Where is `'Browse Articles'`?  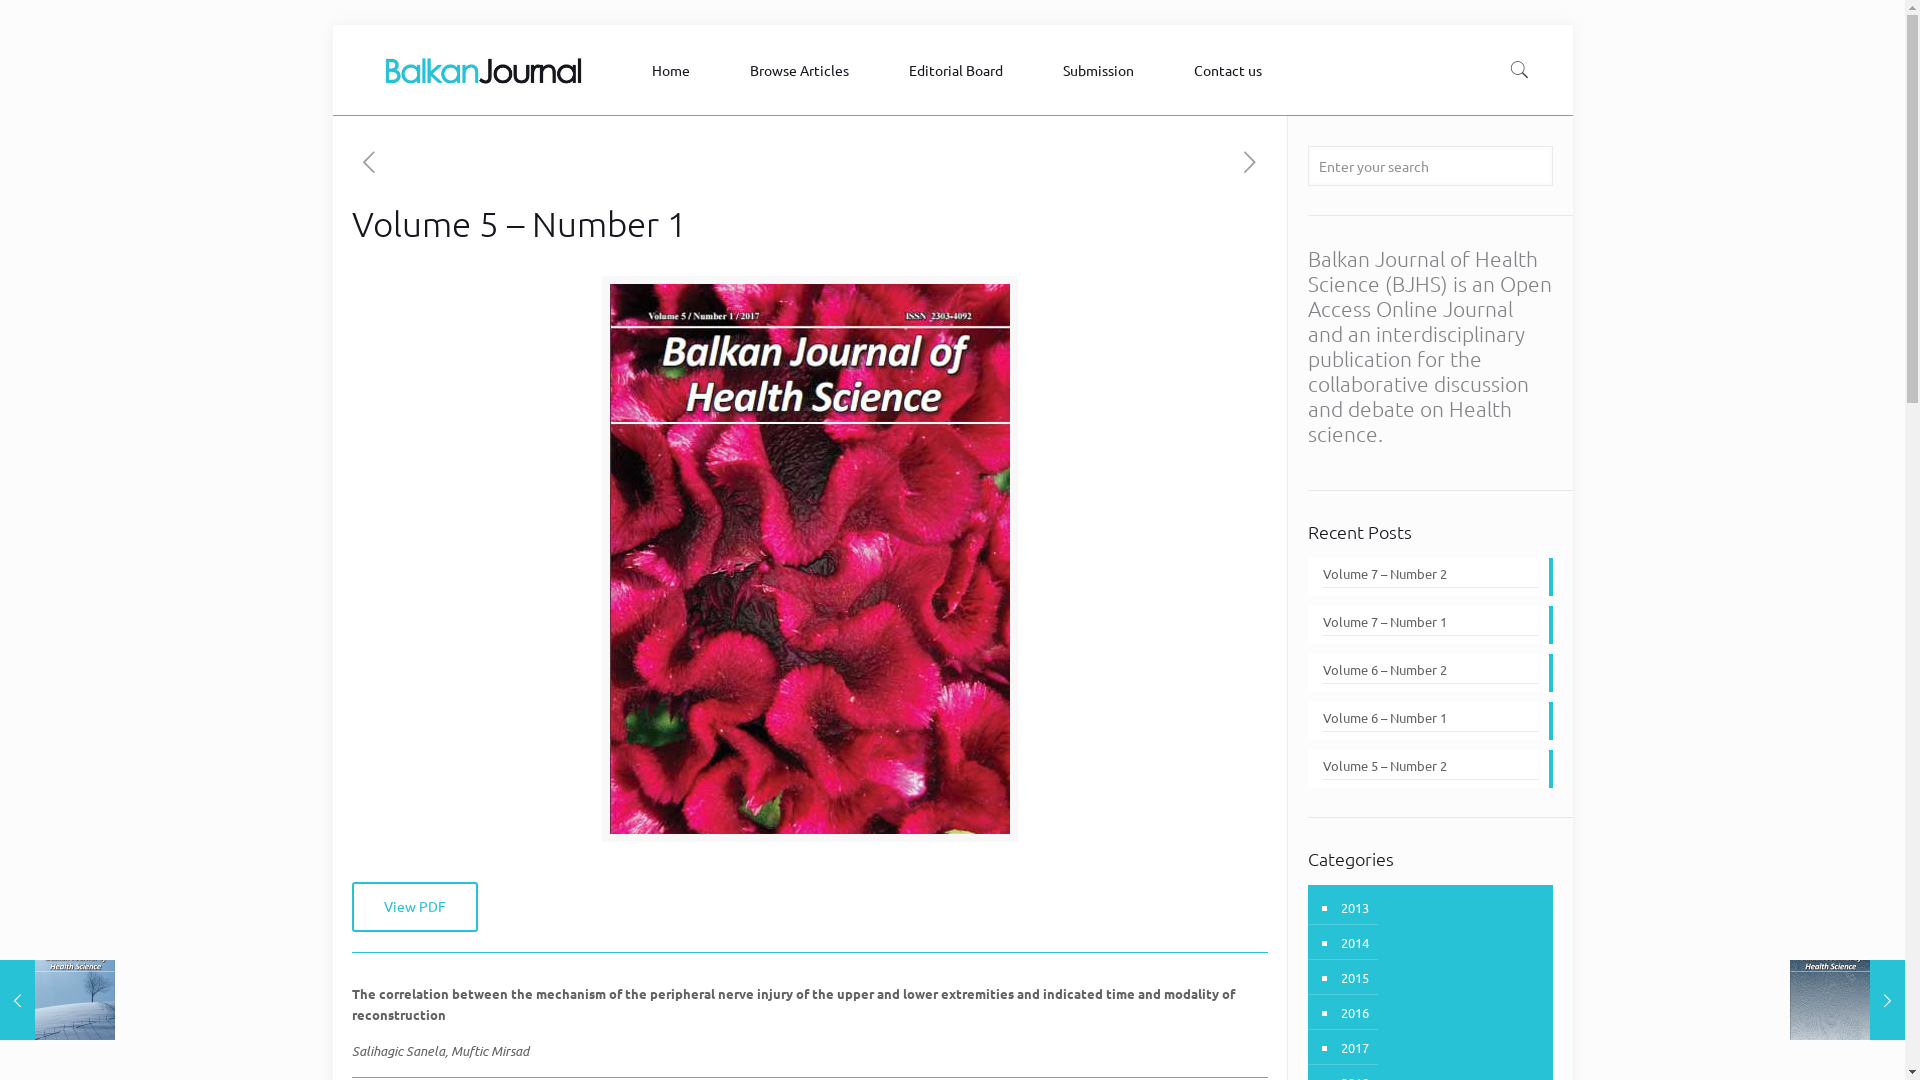
'Browse Articles' is located at coordinates (804, 68).